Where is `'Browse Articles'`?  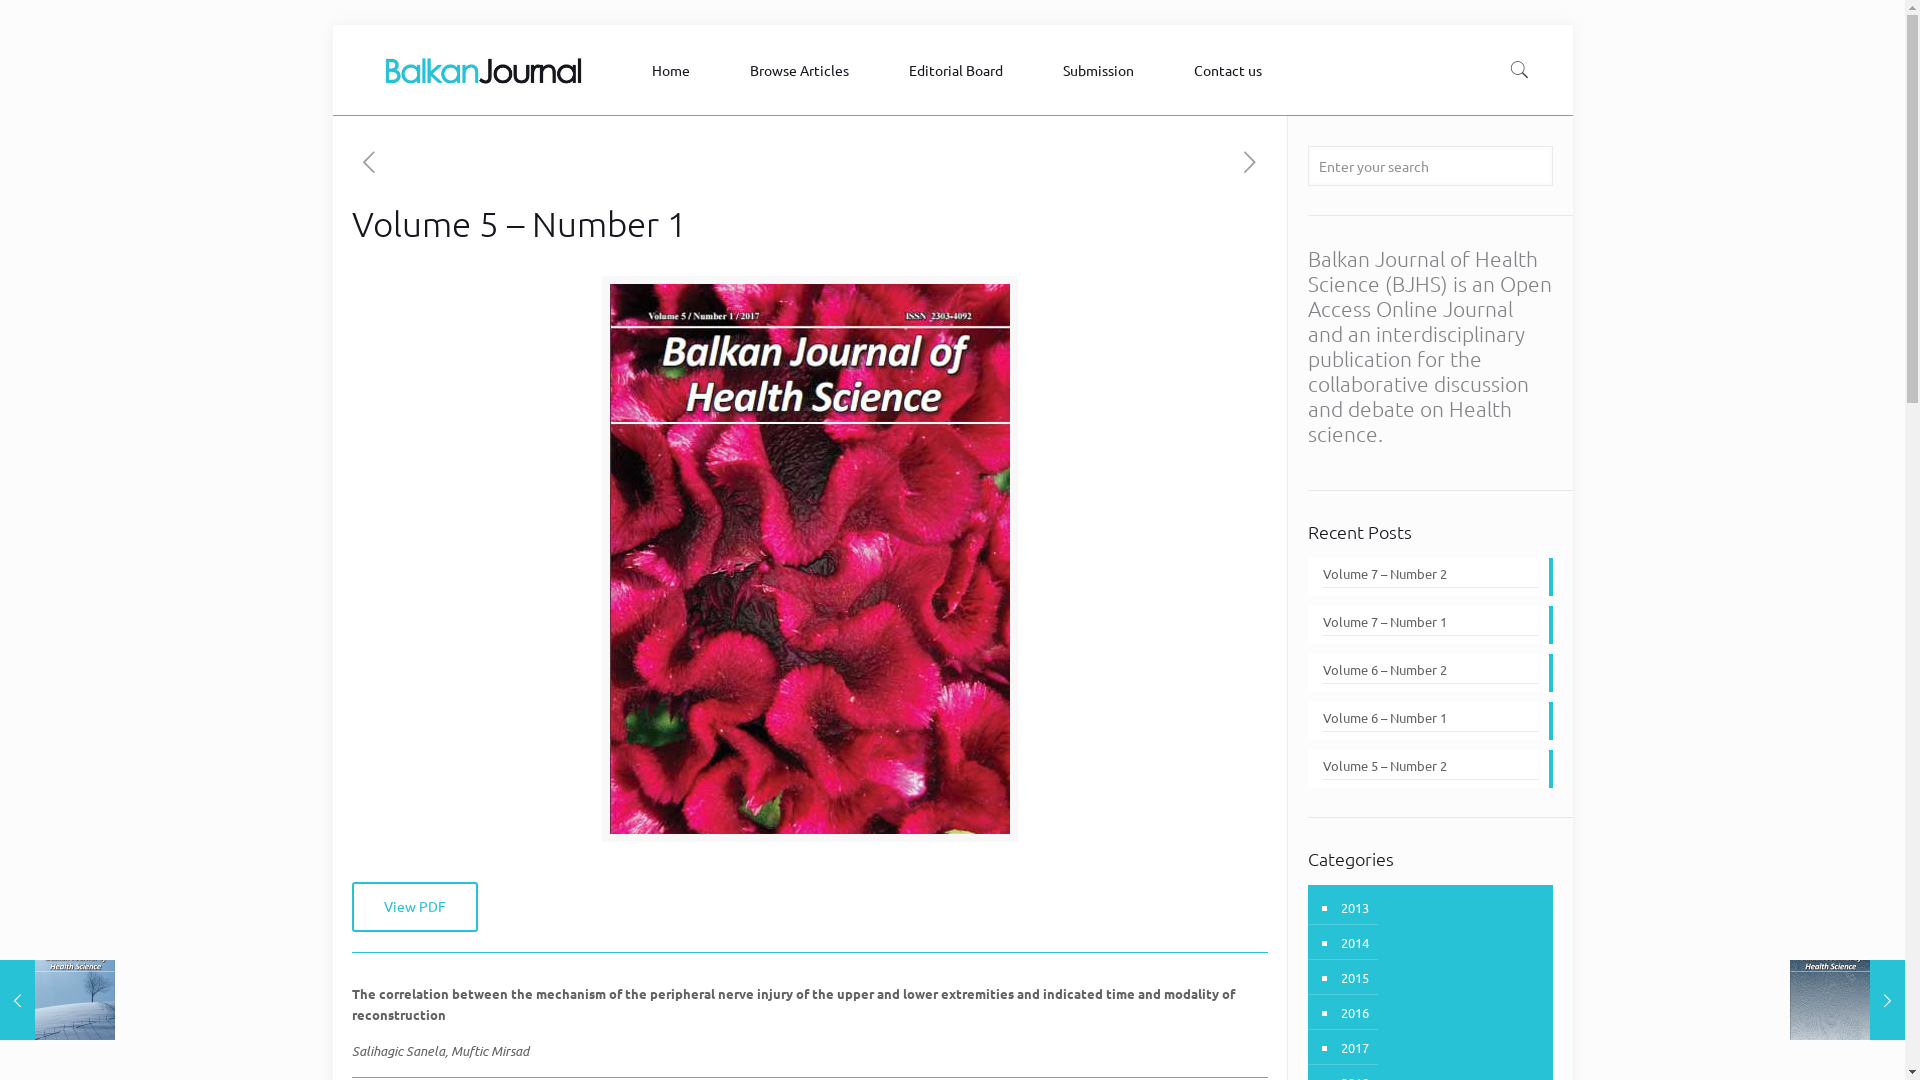
'Browse Articles' is located at coordinates (804, 68).